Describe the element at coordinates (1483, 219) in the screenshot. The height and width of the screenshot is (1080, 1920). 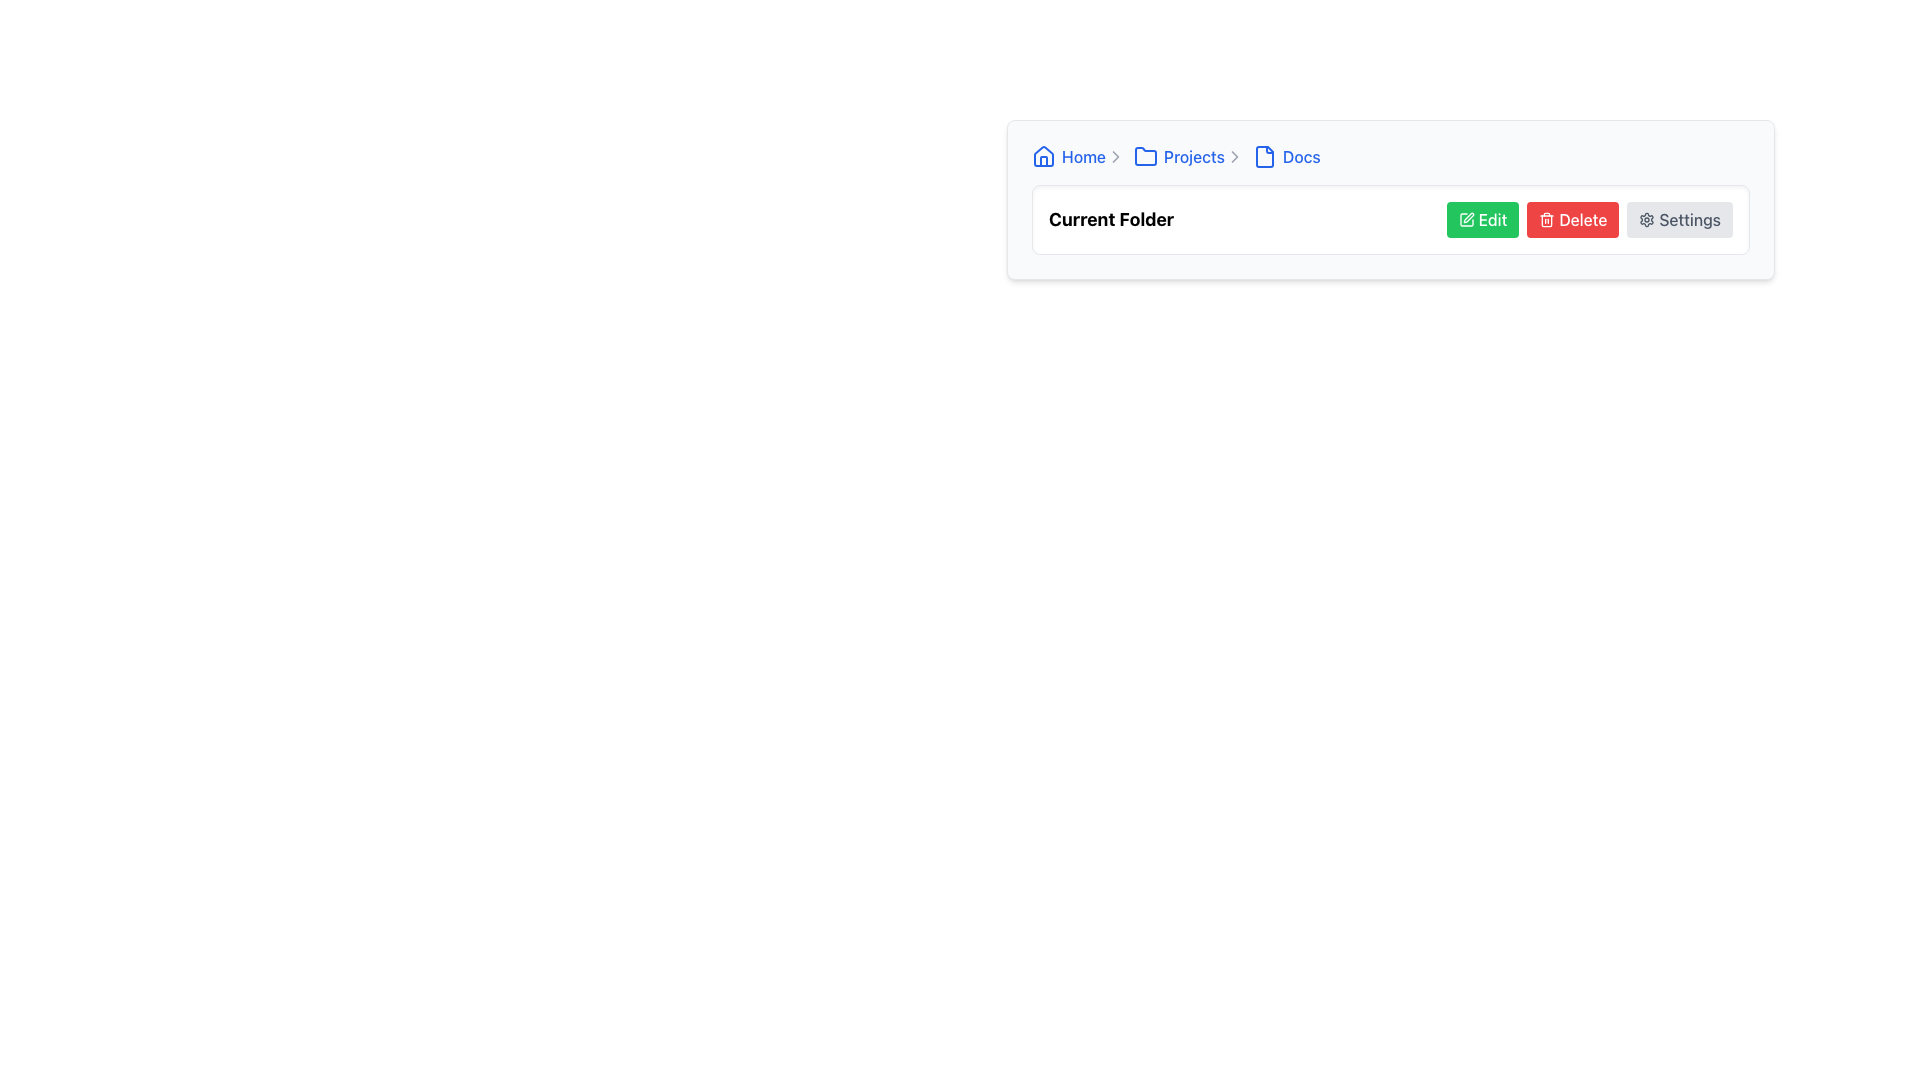
I see `the 'Edit' button located on the far left of a horizontal row of buttons` at that location.